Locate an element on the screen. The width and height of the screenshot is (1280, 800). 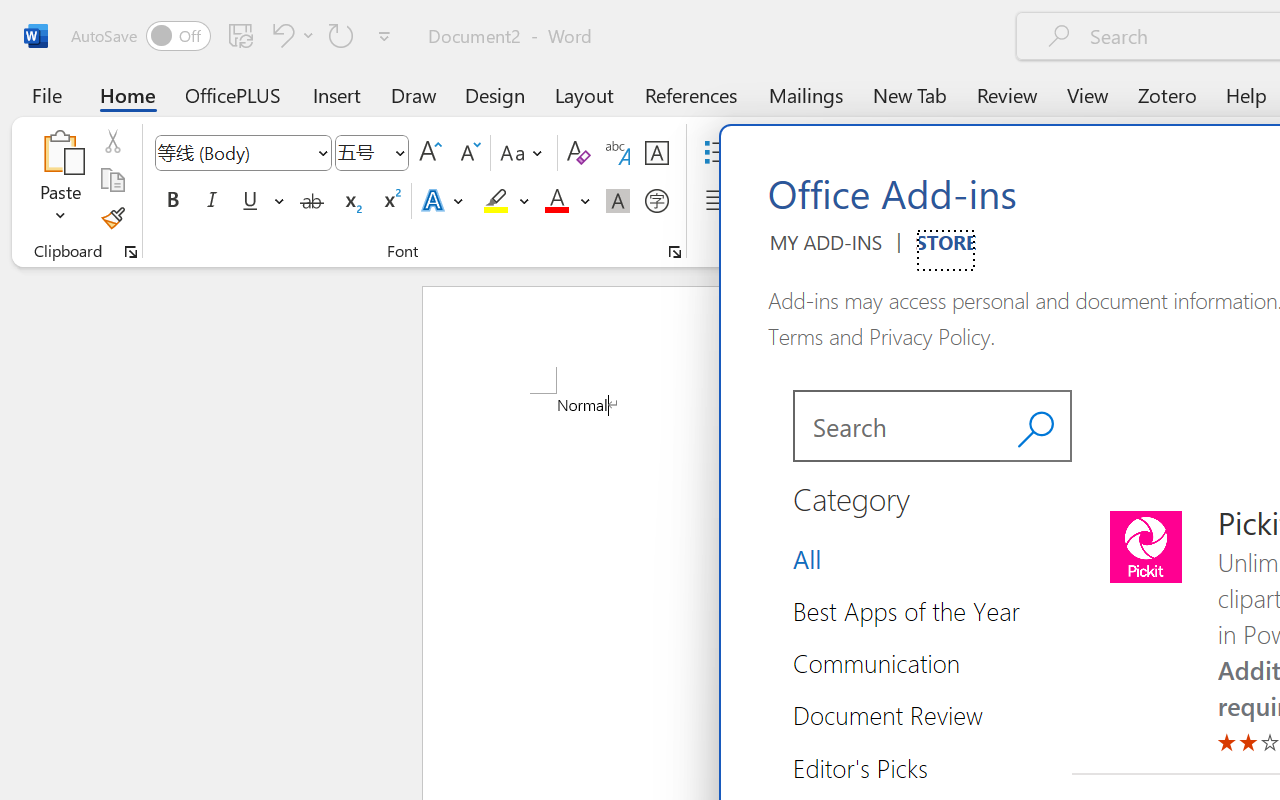
'Superscript' is located at coordinates (390, 201).